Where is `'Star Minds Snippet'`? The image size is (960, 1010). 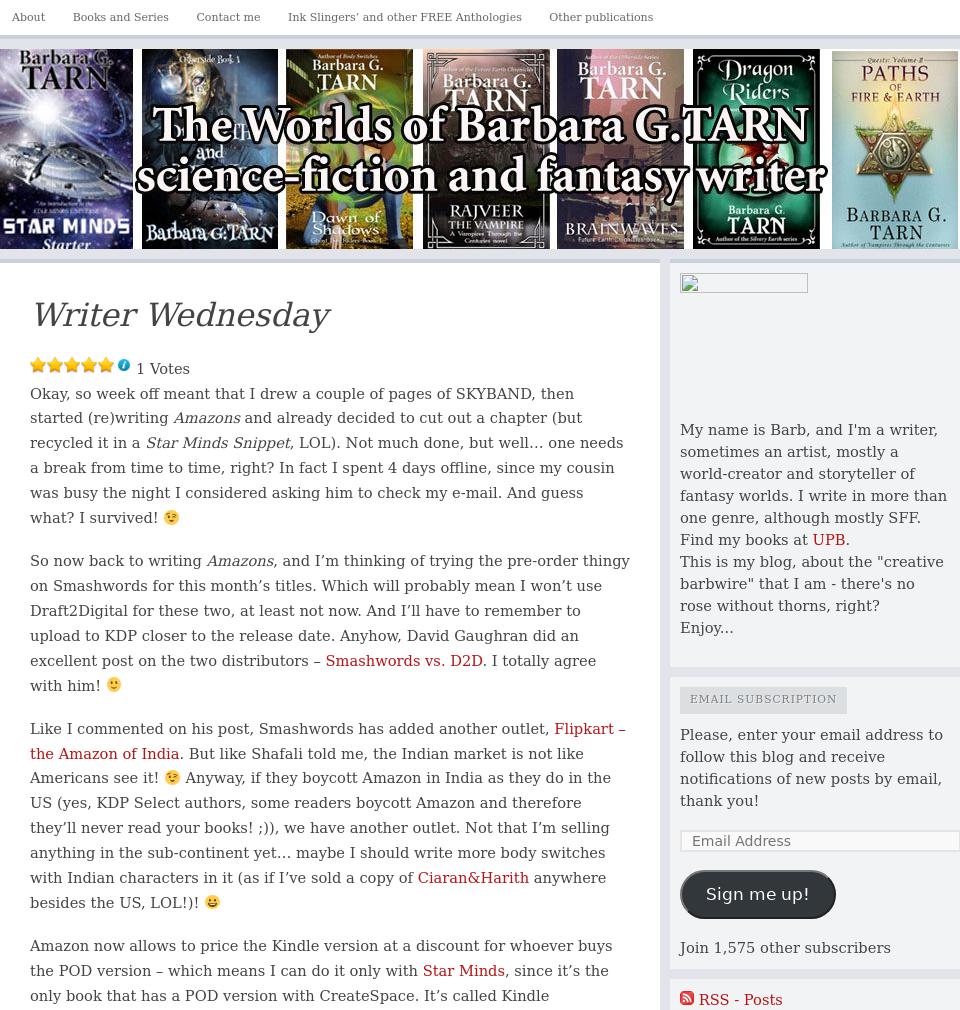 'Star Minds Snippet' is located at coordinates (216, 442).